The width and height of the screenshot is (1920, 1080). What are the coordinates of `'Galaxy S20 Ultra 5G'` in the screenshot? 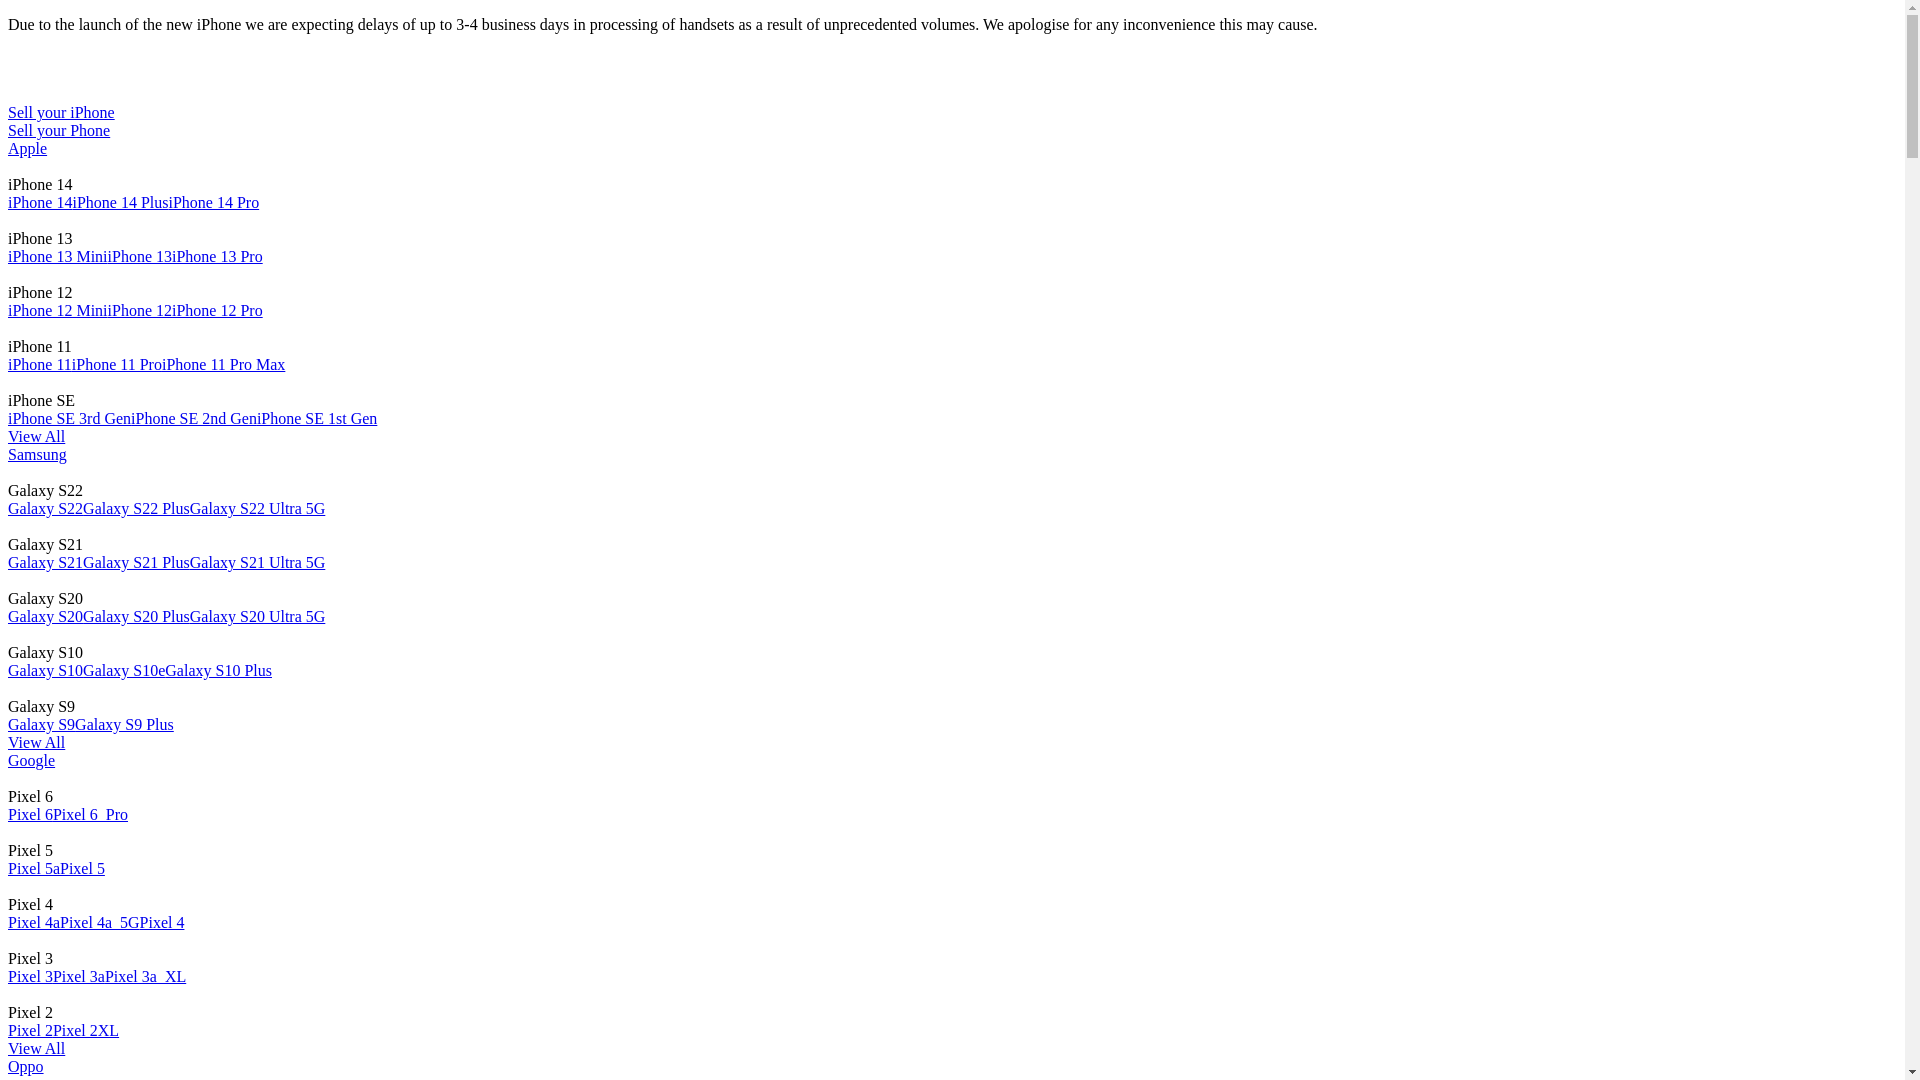 It's located at (257, 615).